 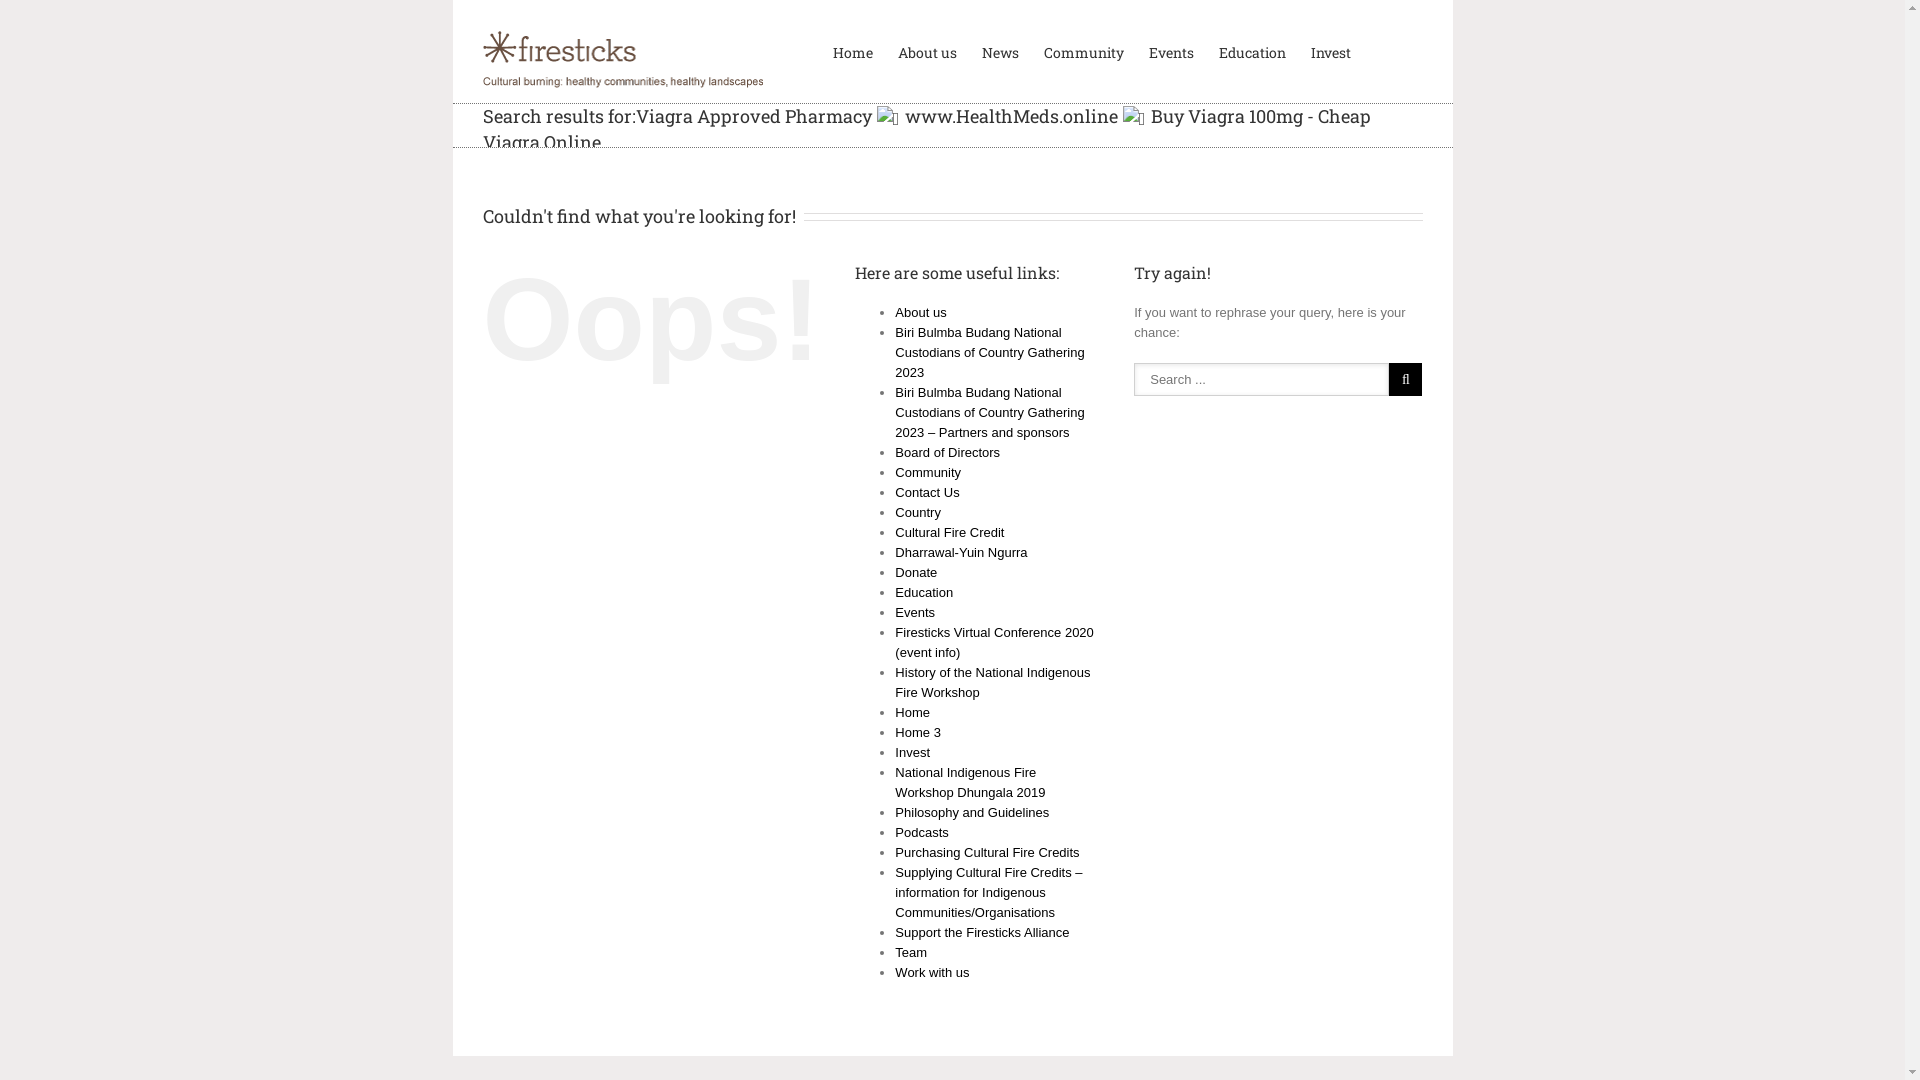 What do you see at coordinates (926, 50) in the screenshot?
I see `'About us'` at bounding box center [926, 50].